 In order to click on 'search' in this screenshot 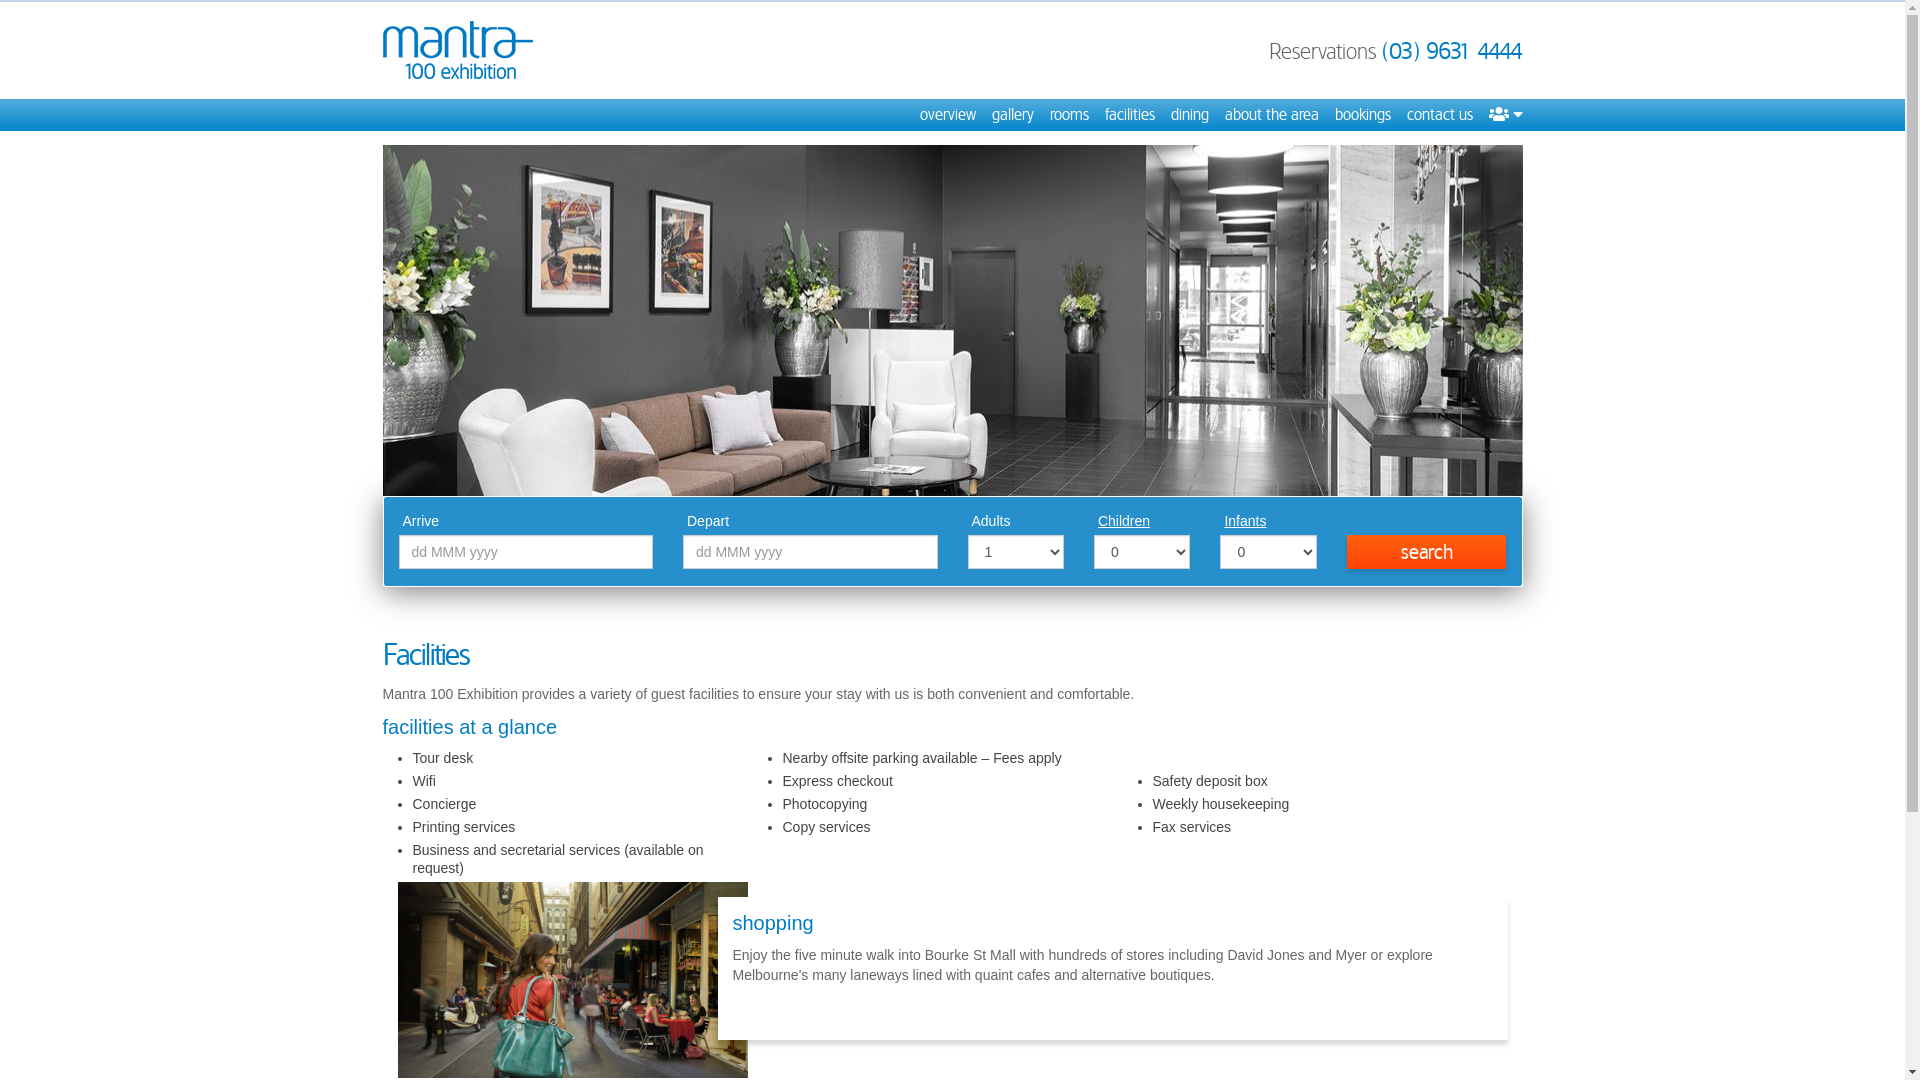, I will do `click(1425, 551)`.